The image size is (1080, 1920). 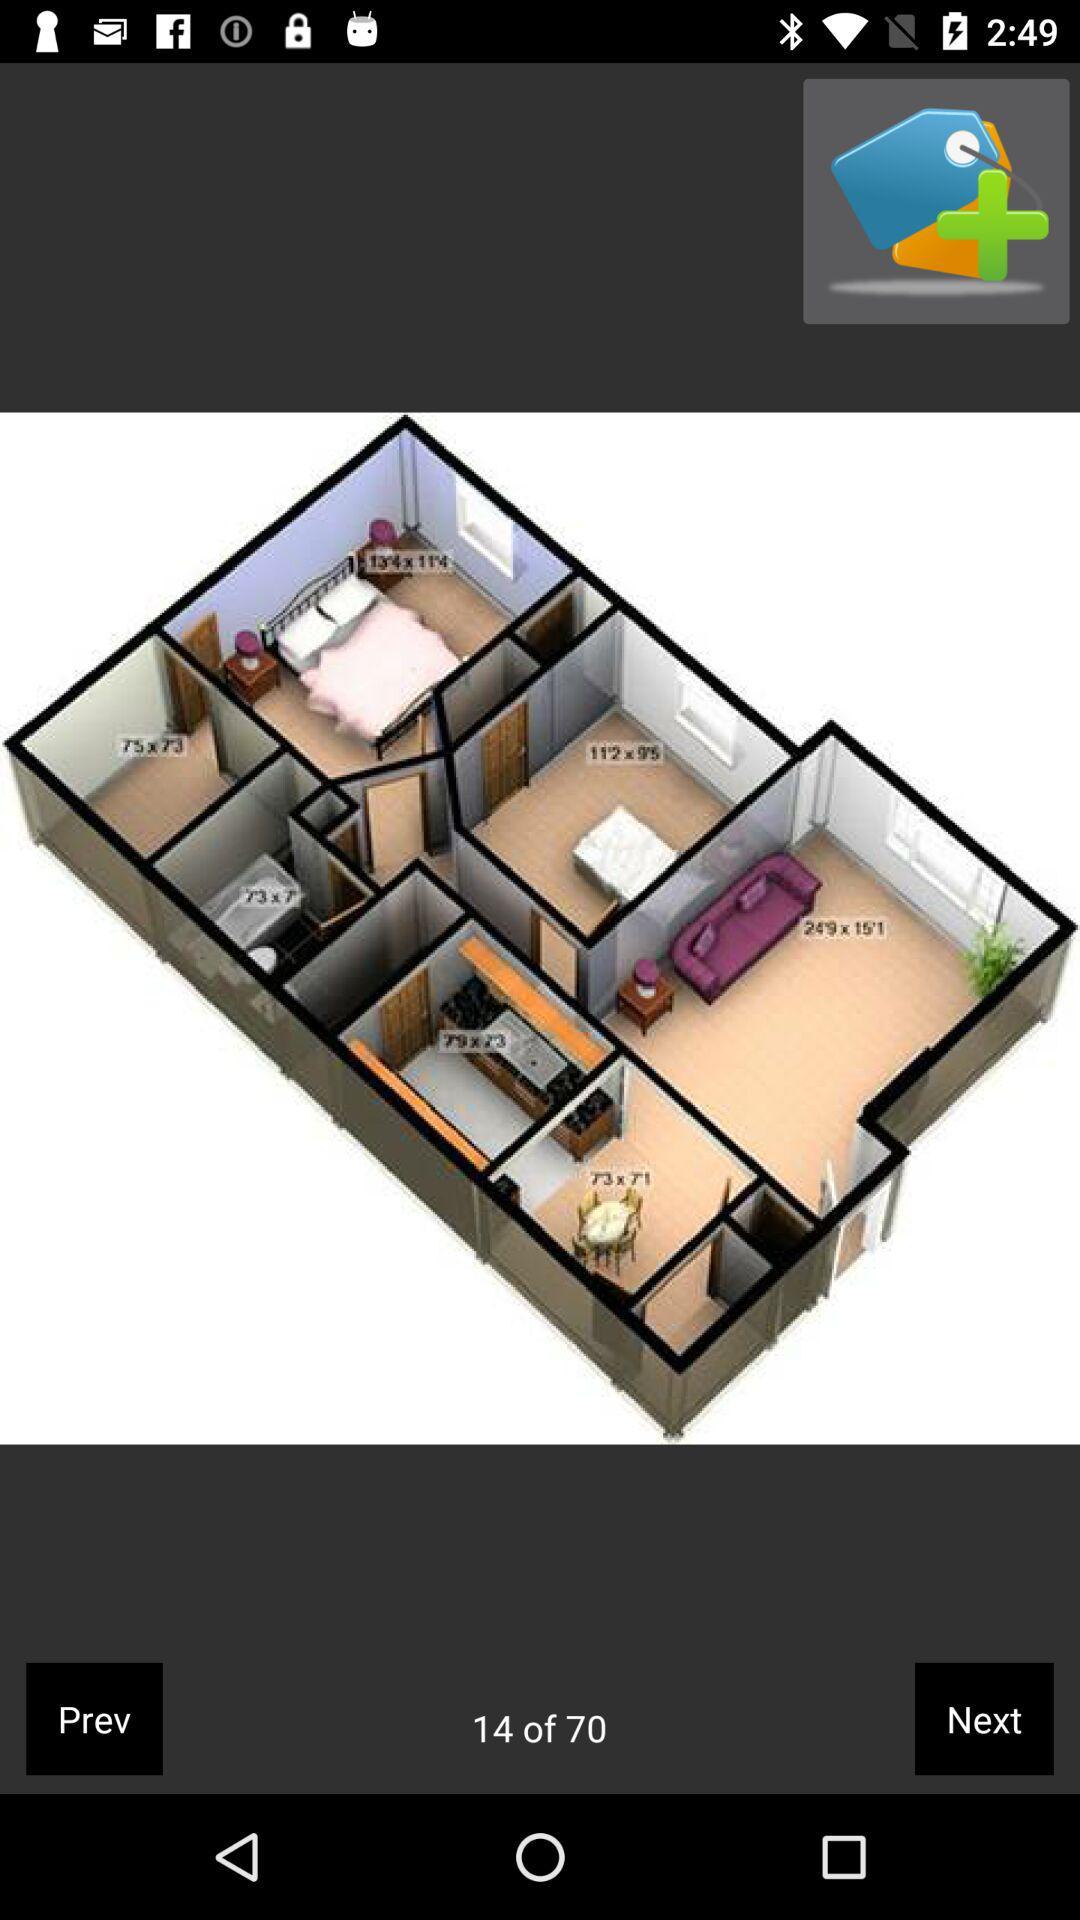 What do you see at coordinates (94, 1717) in the screenshot?
I see `the icon next to the 14 of 70 icon` at bounding box center [94, 1717].